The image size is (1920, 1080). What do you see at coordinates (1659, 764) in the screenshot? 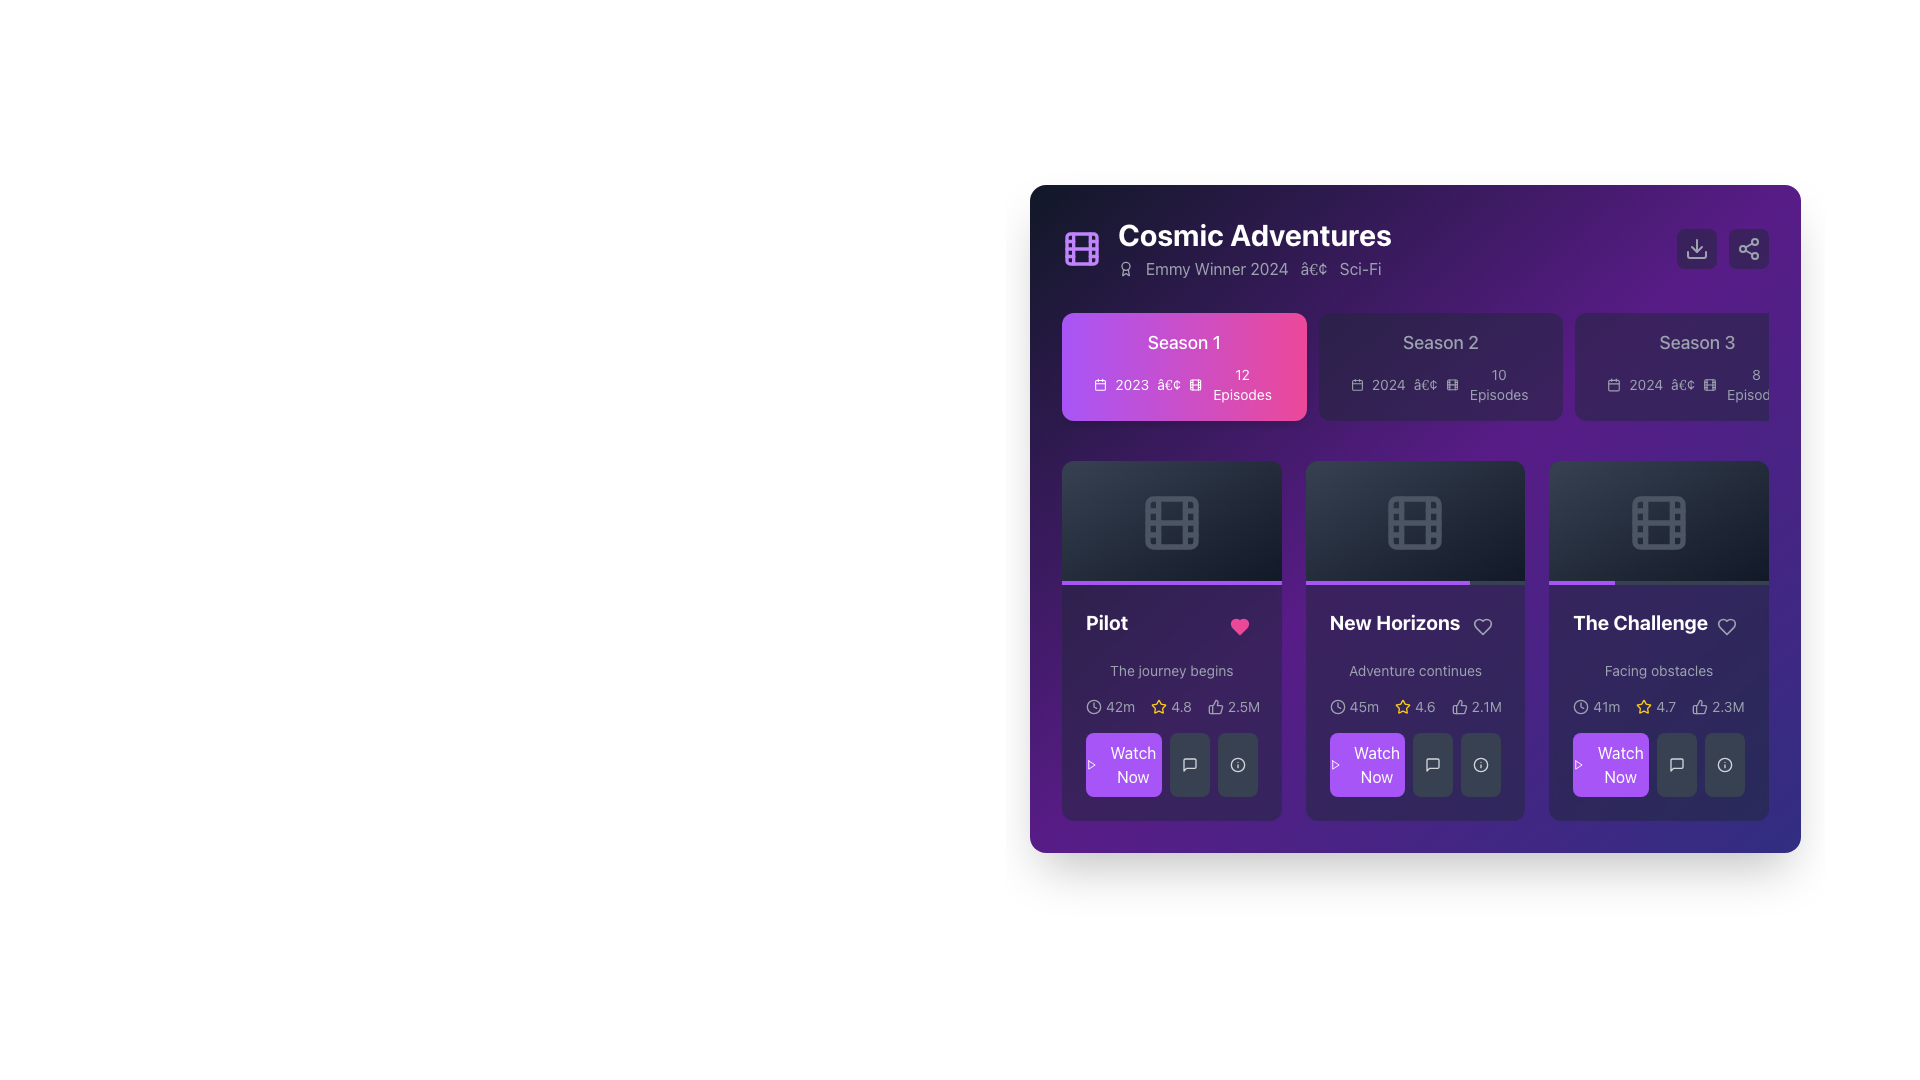
I see `the 'Watch Now' button with a bold purple background and white text located at the bottom left of the 'The Challenge' card` at bounding box center [1659, 764].